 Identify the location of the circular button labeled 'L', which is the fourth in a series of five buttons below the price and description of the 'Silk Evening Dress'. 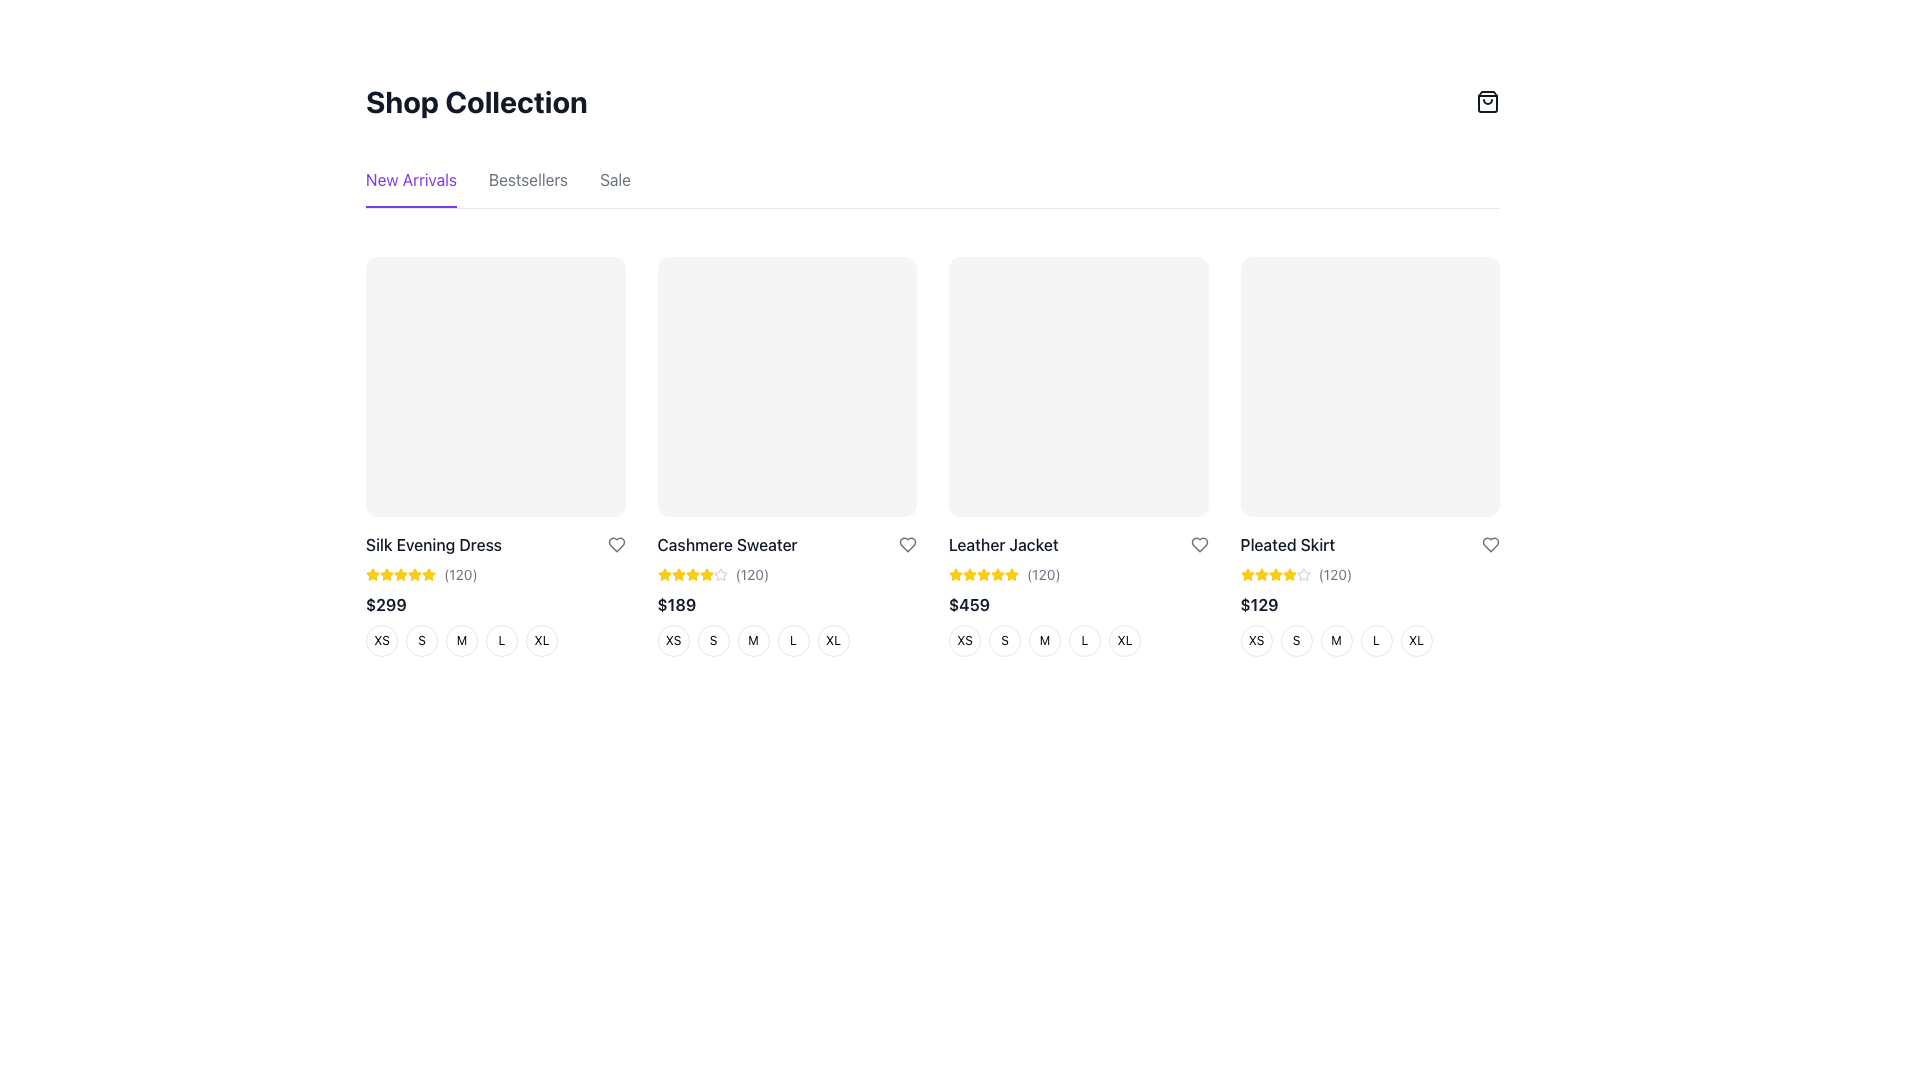
(495, 640).